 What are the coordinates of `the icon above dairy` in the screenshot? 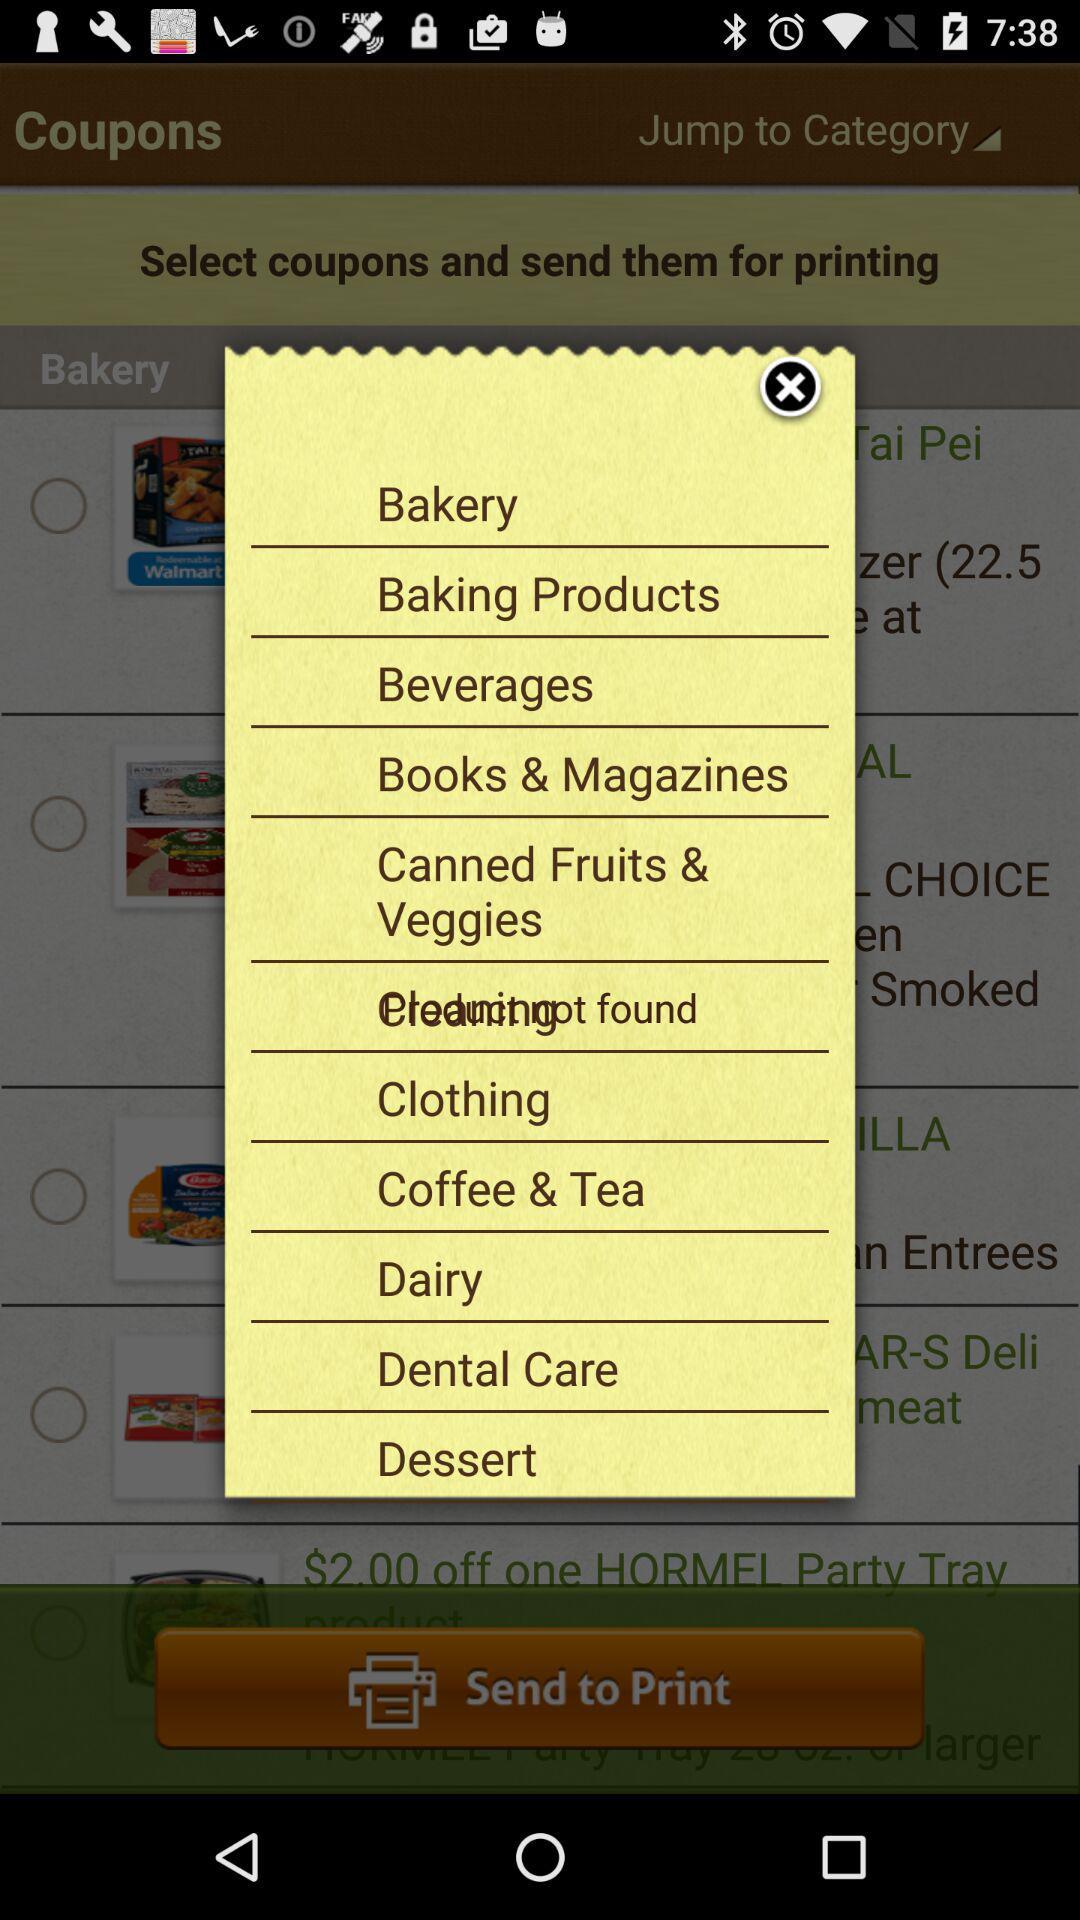 It's located at (594, 1187).